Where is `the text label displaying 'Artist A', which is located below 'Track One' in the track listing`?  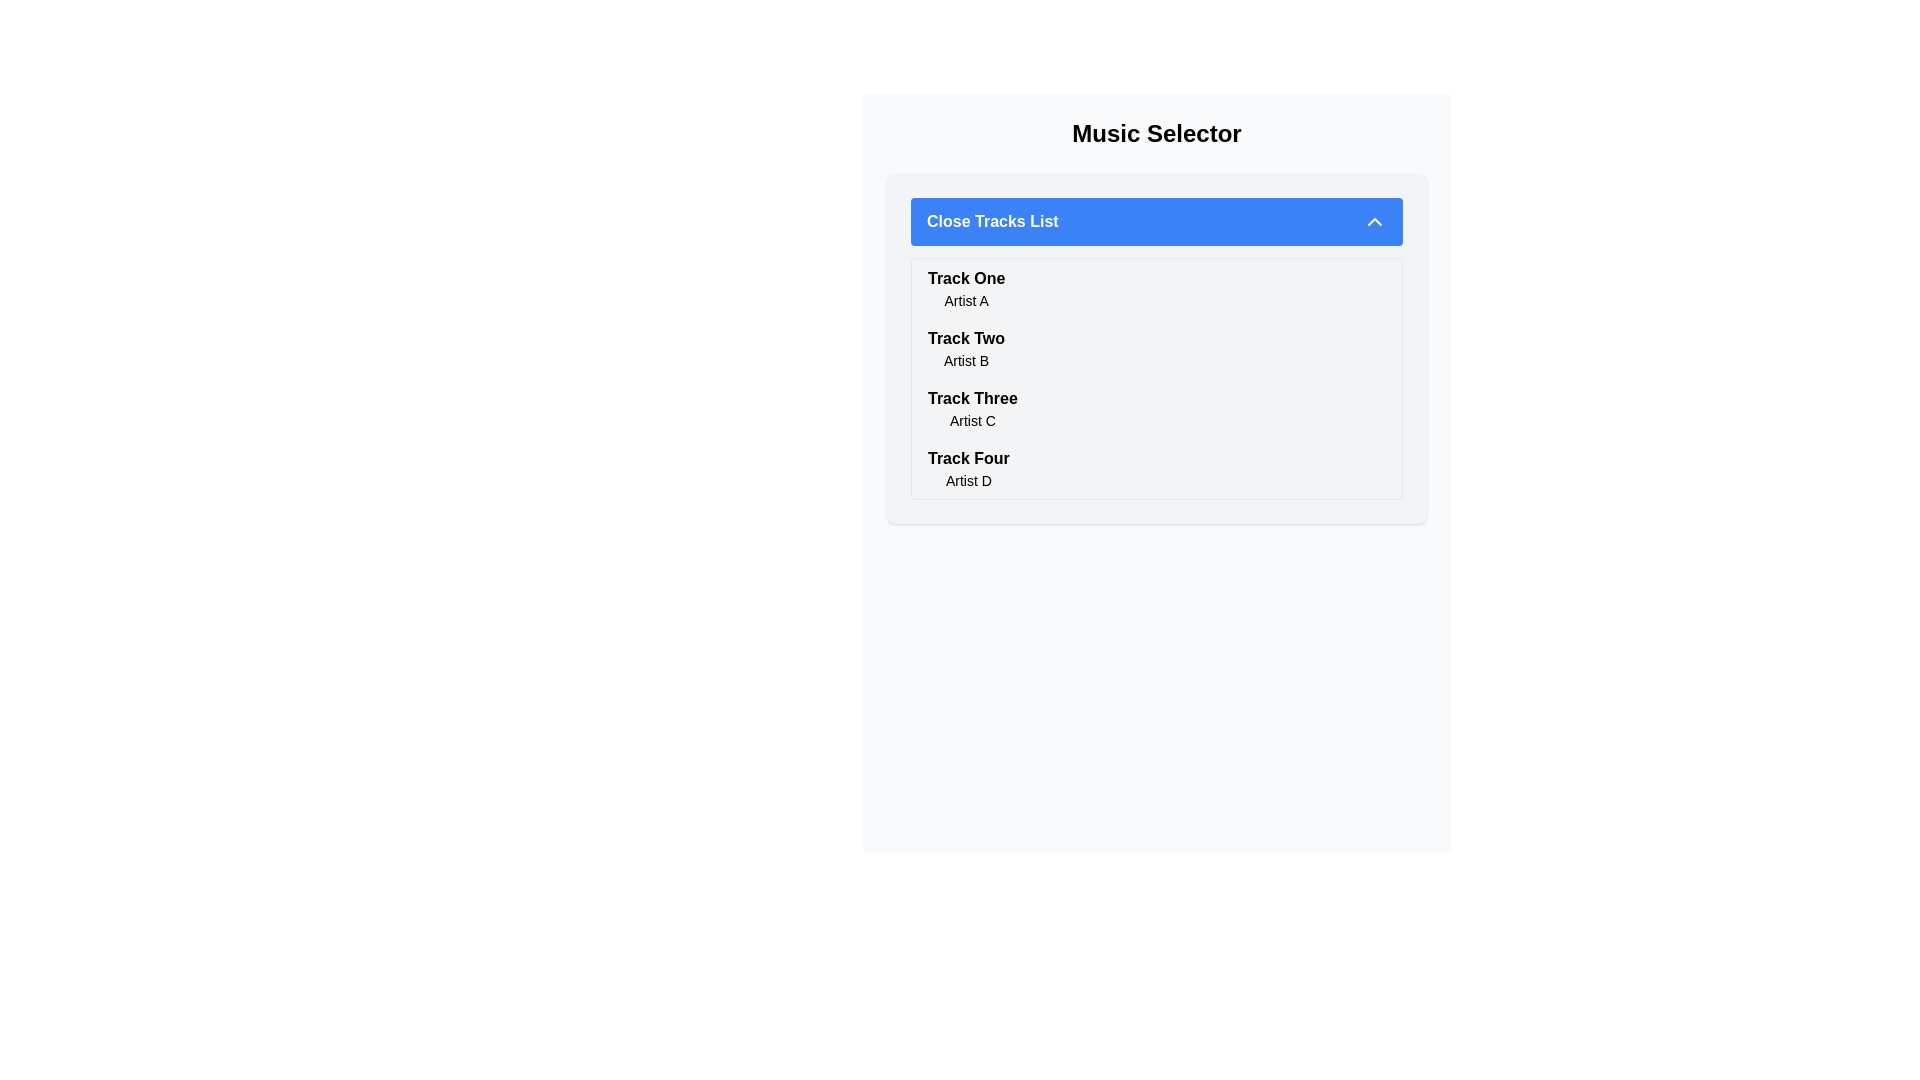
the text label displaying 'Artist A', which is located below 'Track One' in the track listing is located at coordinates (966, 300).